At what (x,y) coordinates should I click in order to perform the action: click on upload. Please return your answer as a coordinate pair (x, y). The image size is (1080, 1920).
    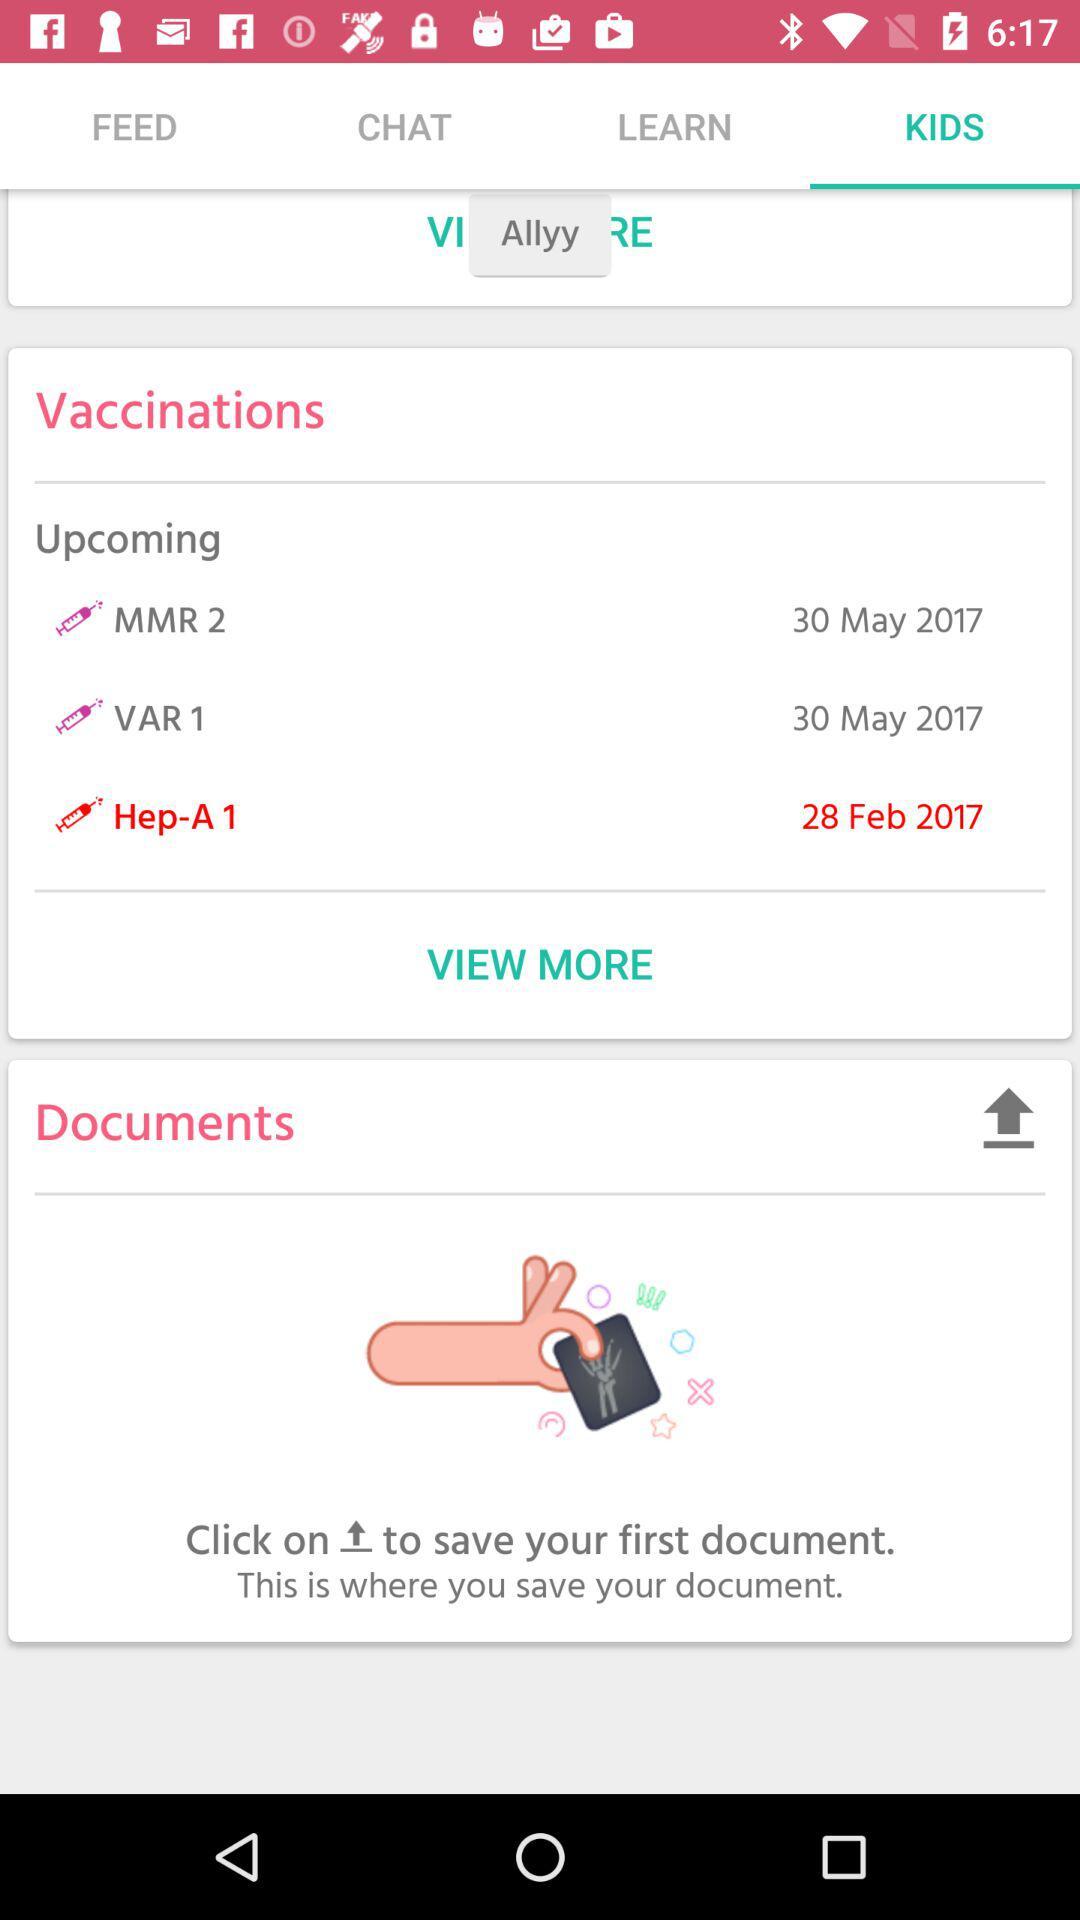
    Looking at the image, I should click on (1008, 1116).